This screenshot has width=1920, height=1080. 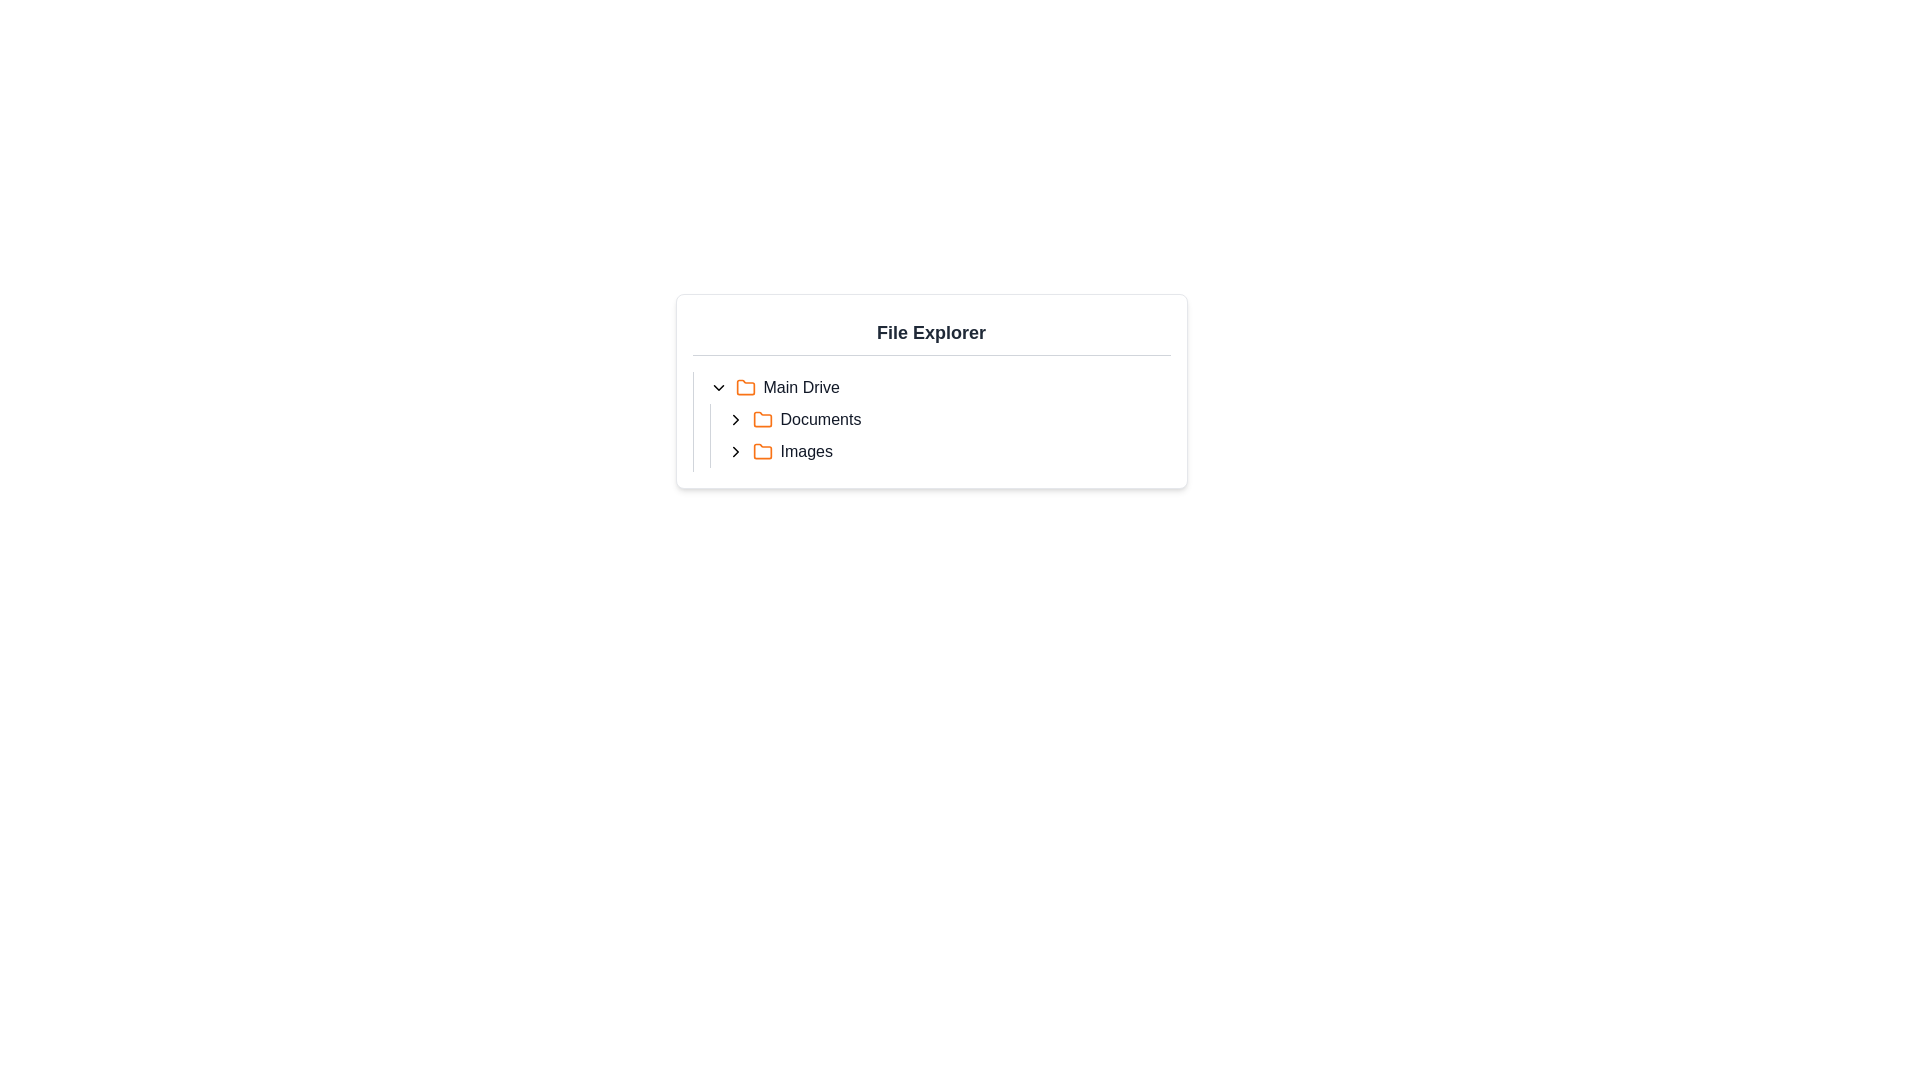 I want to click on the 'Main Drive' text label, which is styled with a bold font and dark gray color, so click(x=801, y=388).